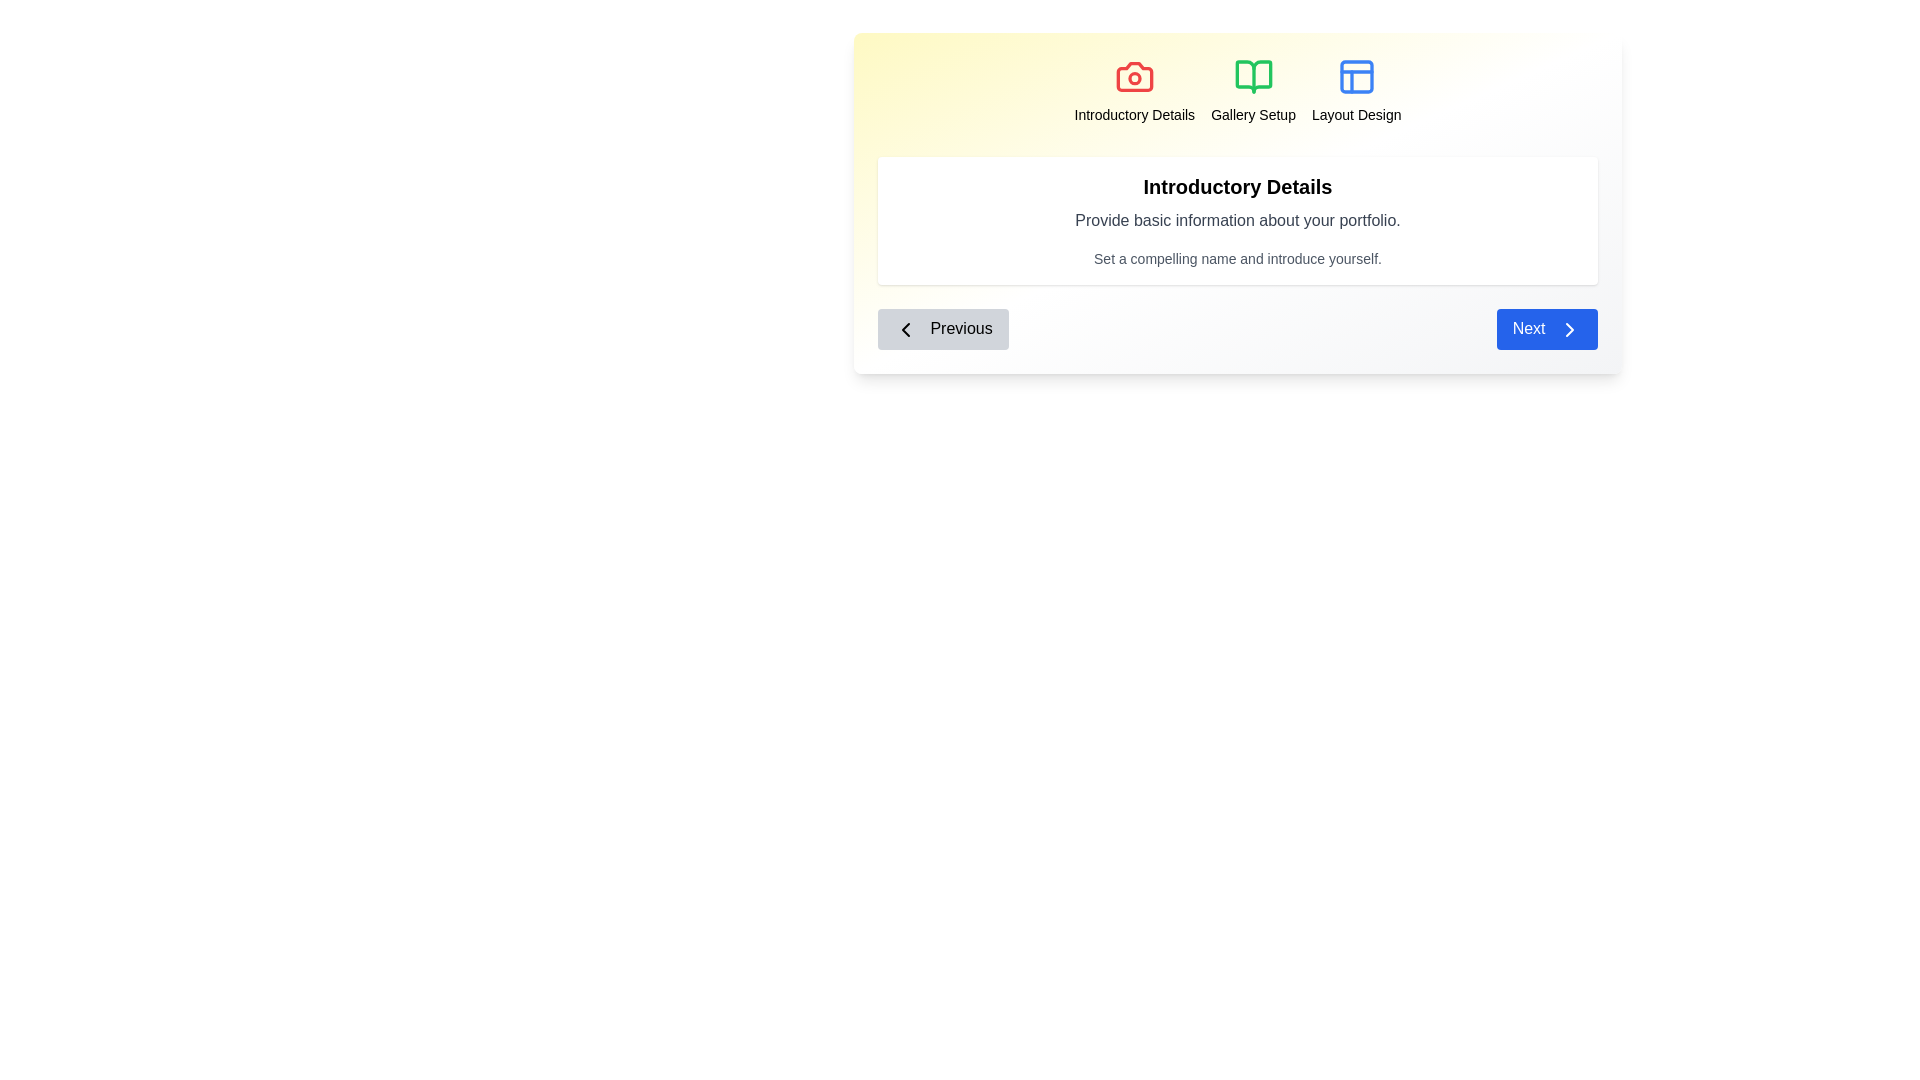  I want to click on the 'Previous' button located at the bottom section of the card-like interface, so click(942, 328).